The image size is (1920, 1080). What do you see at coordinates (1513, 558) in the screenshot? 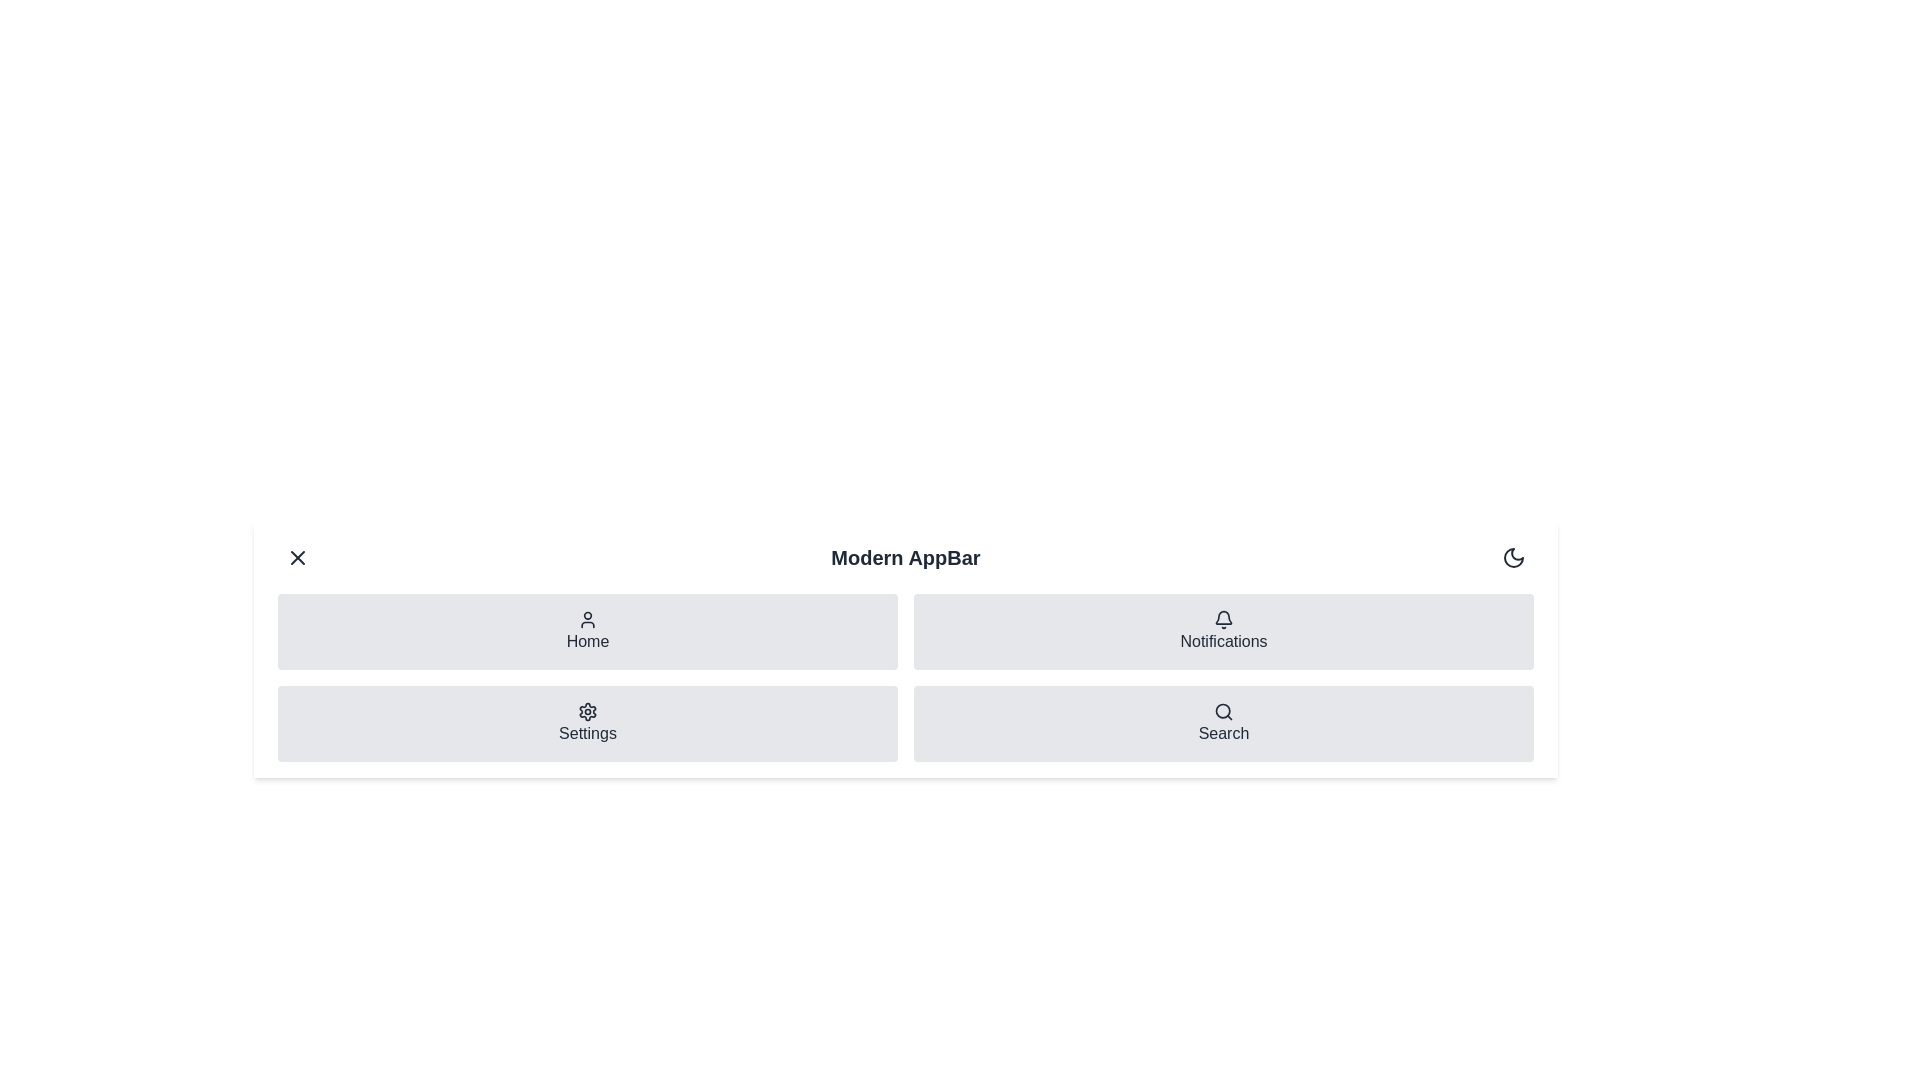
I see `the toggle button in the top-right corner of the app bar to switch between dark and light mode` at bounding box center [1513, 558].